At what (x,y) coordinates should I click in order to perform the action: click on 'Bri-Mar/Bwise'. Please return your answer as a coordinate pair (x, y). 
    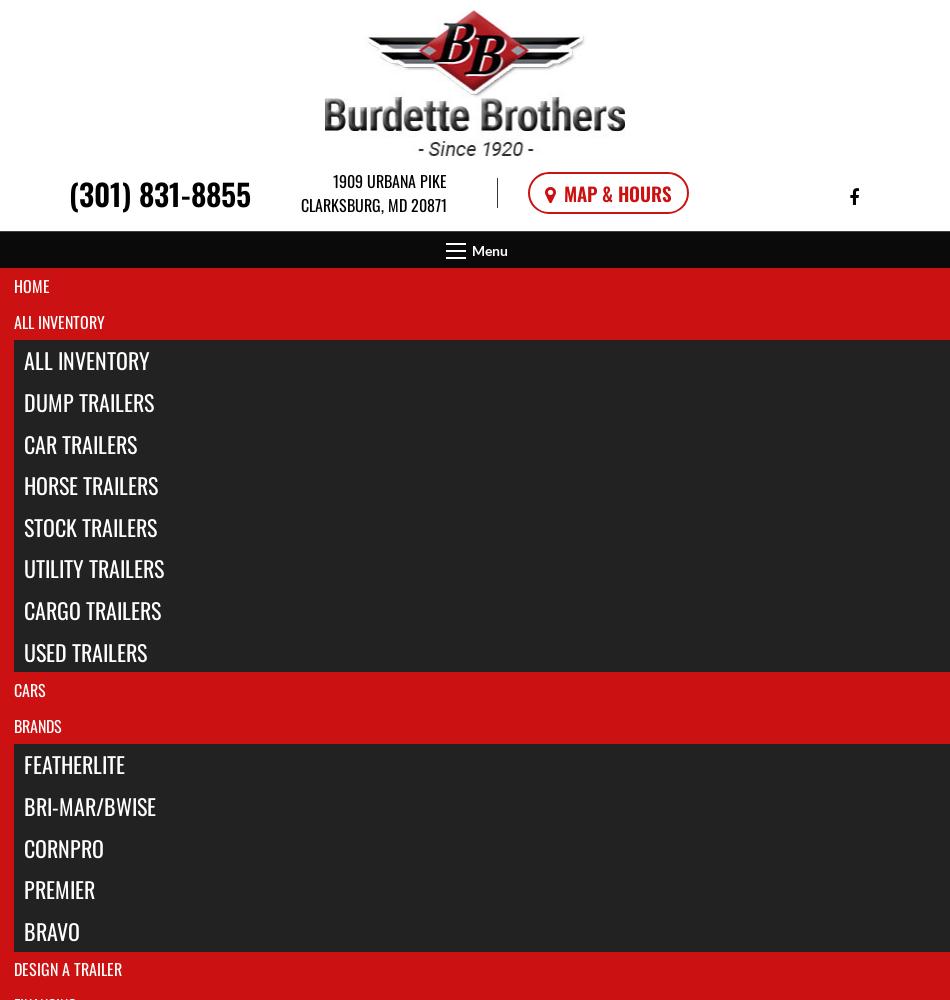
    Looking at the image, I should click on (89, 805).